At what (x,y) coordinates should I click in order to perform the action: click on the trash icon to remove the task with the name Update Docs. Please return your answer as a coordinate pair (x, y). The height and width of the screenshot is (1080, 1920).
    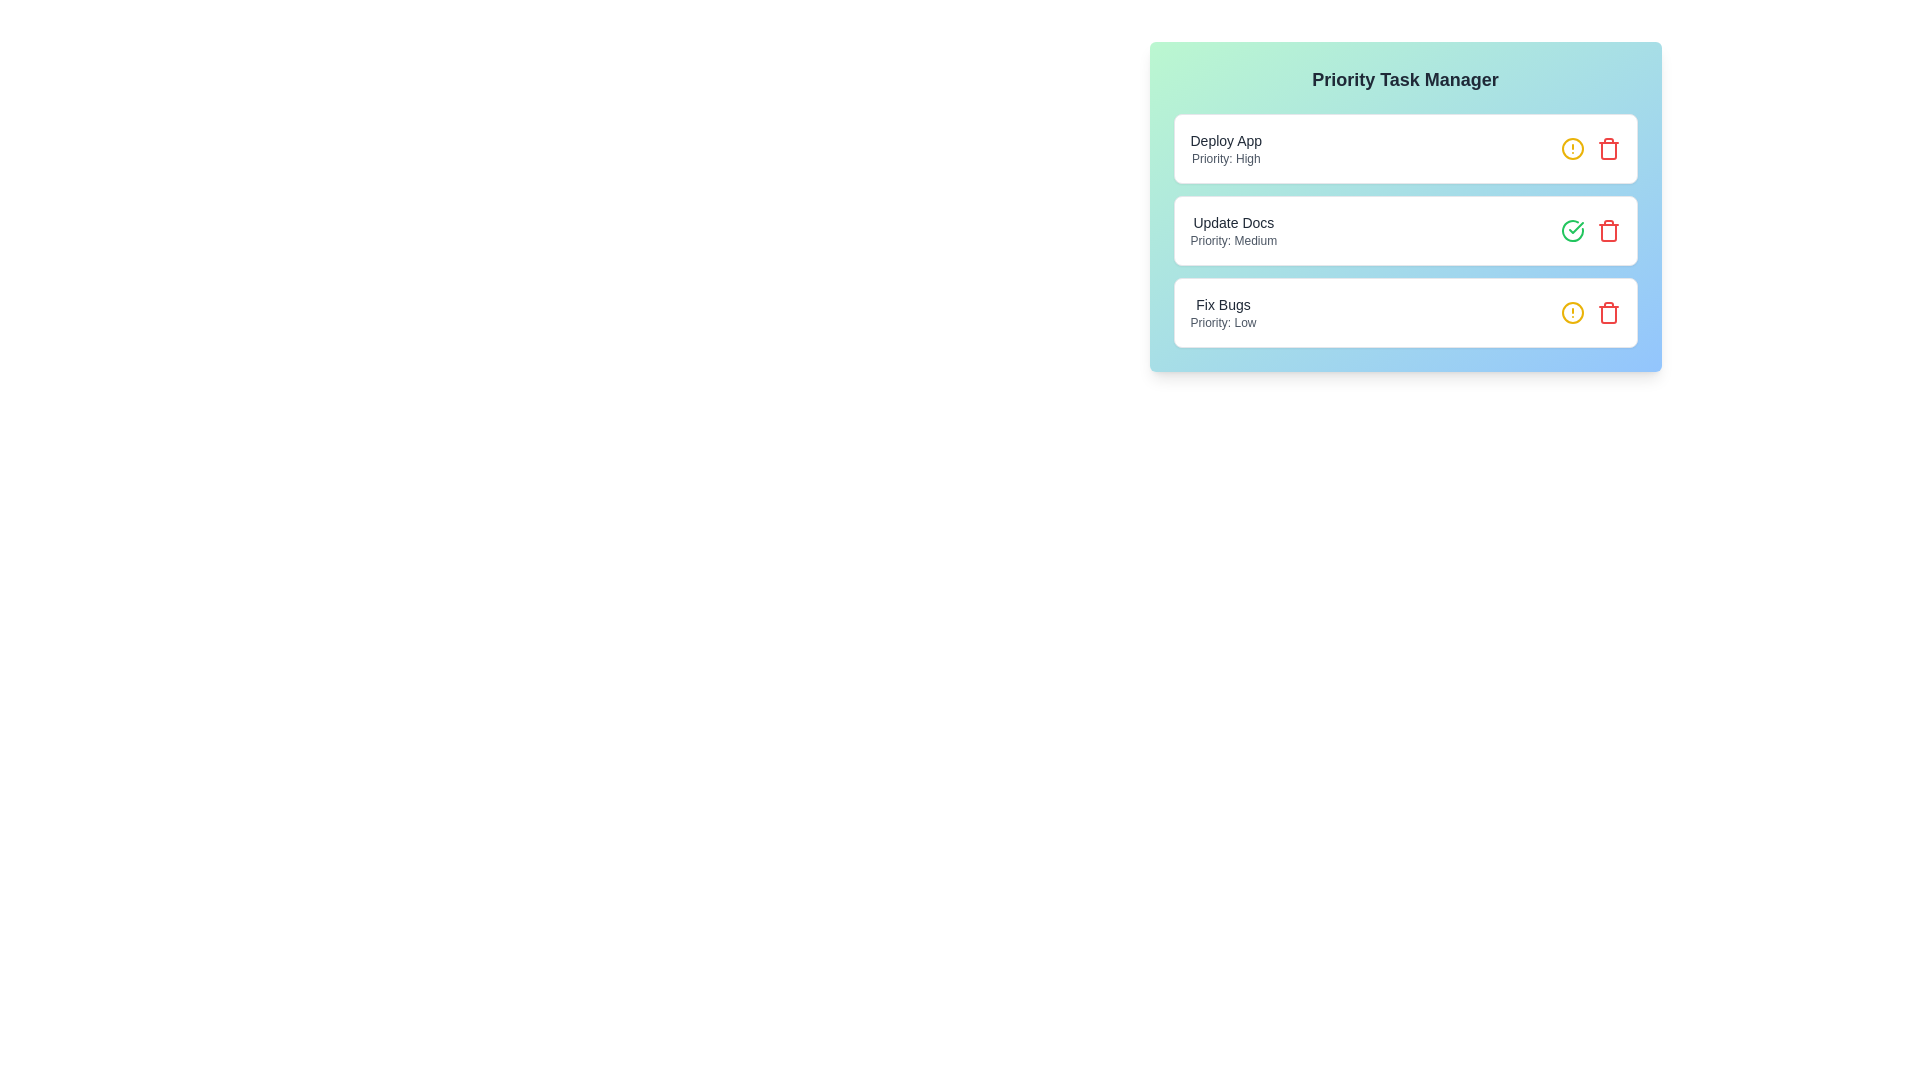
    Looking at the image, I should click on (1608, 230).